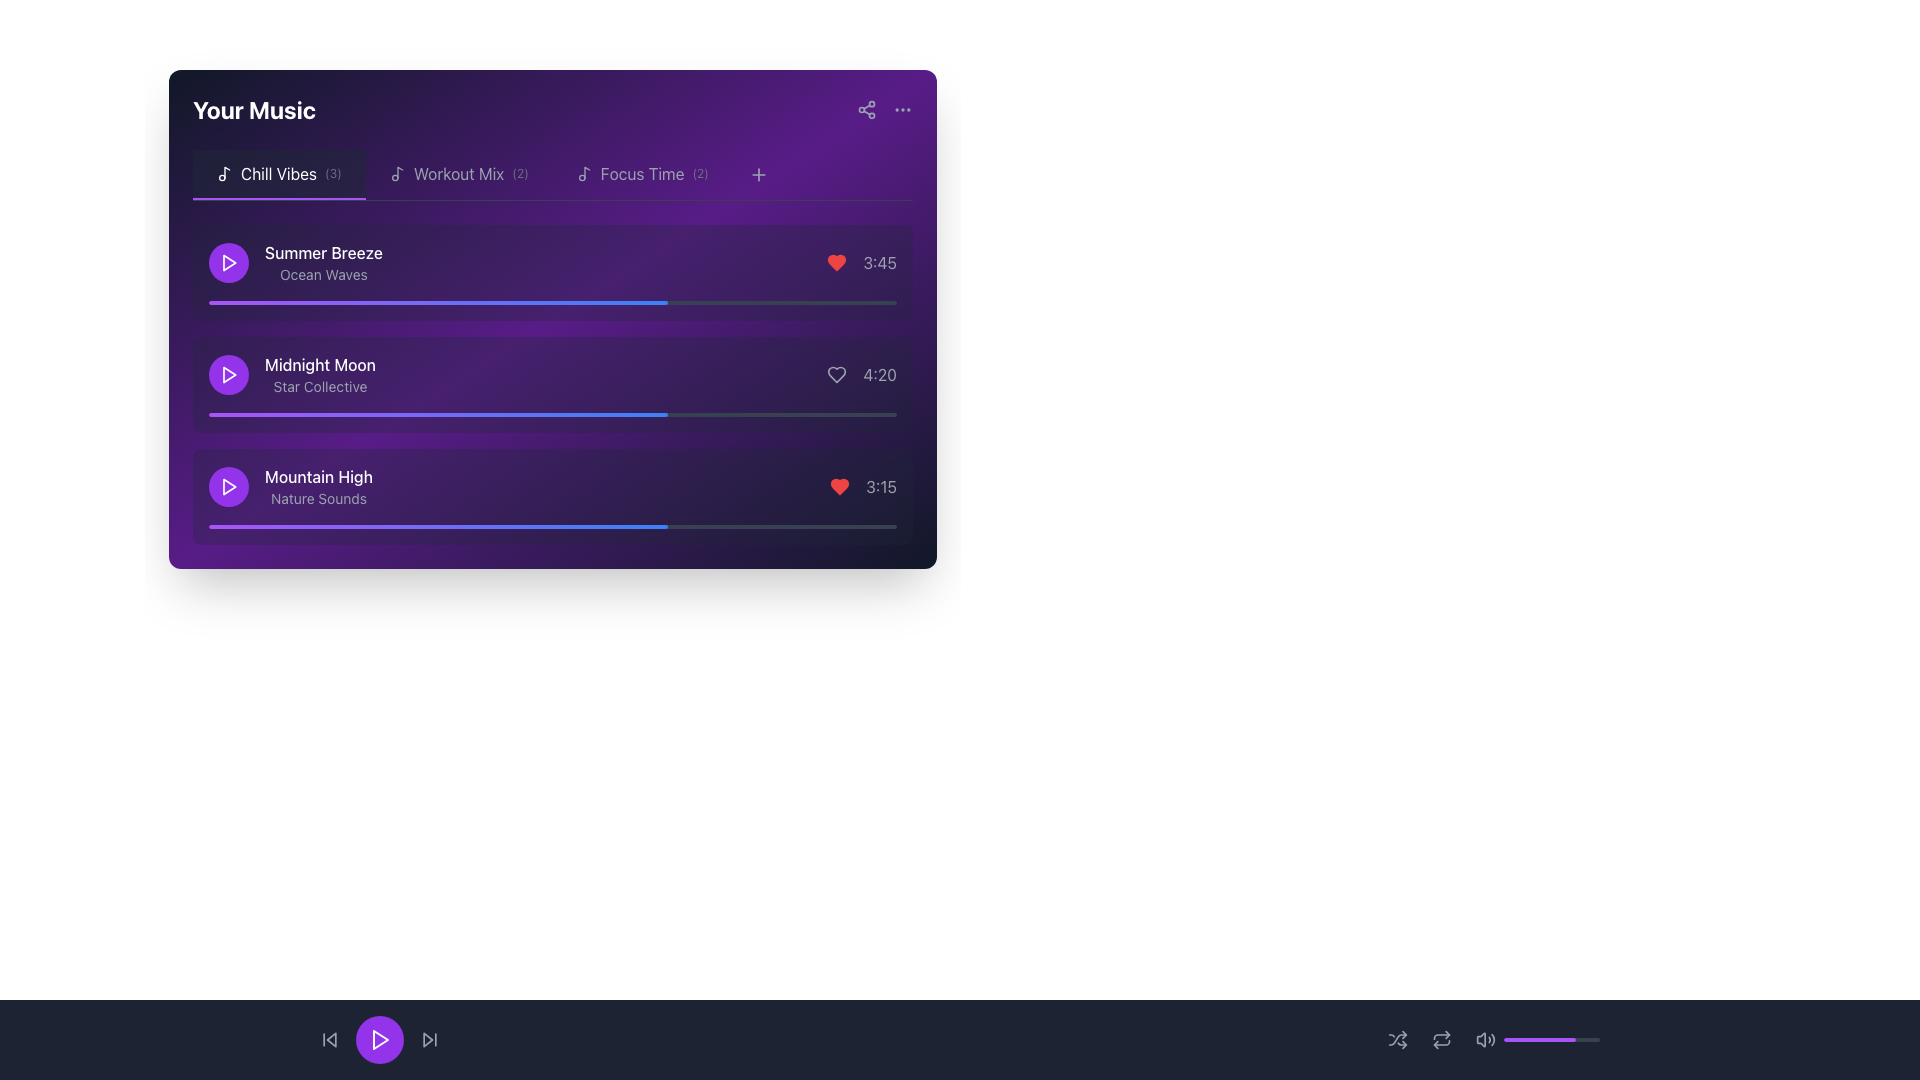 The width and height of the screenshot is (1920, 1080). I want to click on the progress bar, so click(786, 414).